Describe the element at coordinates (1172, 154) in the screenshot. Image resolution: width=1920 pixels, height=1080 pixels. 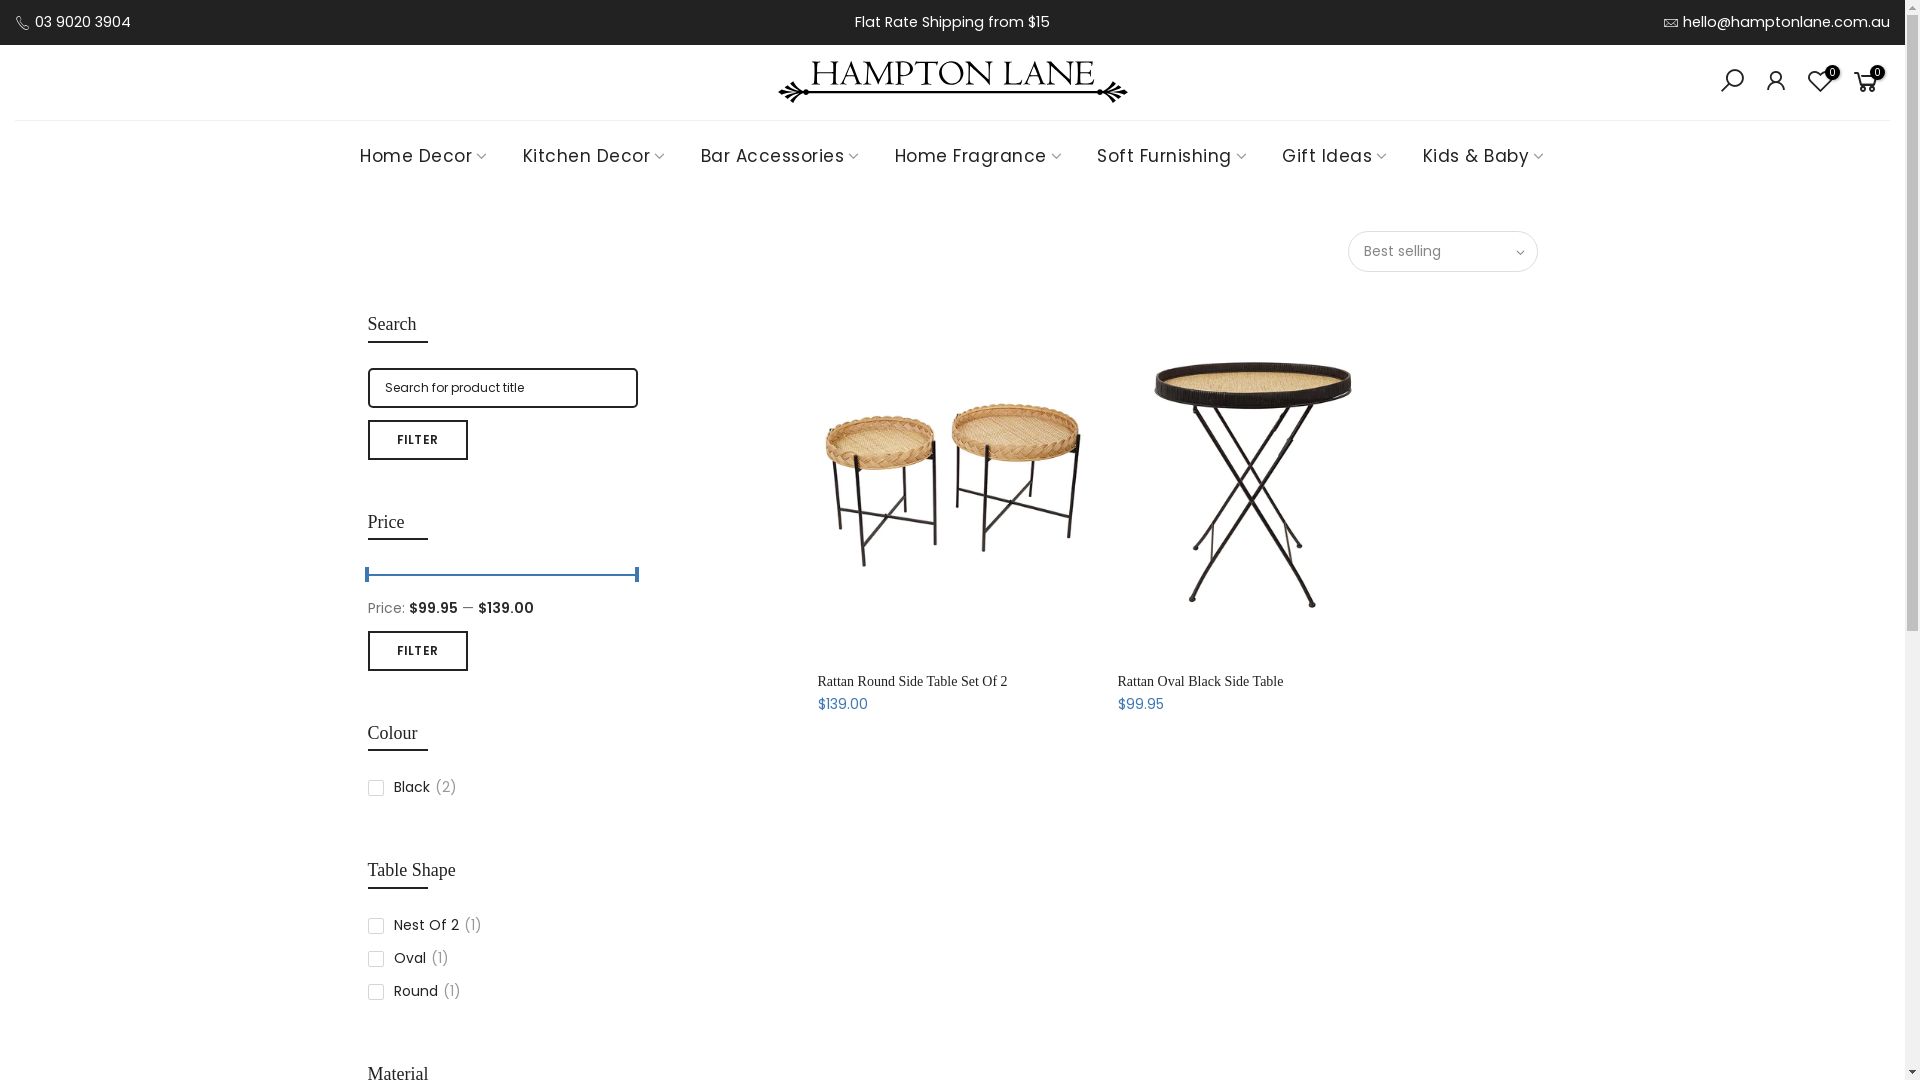
I see `'Soft Furnishing'` at that location.